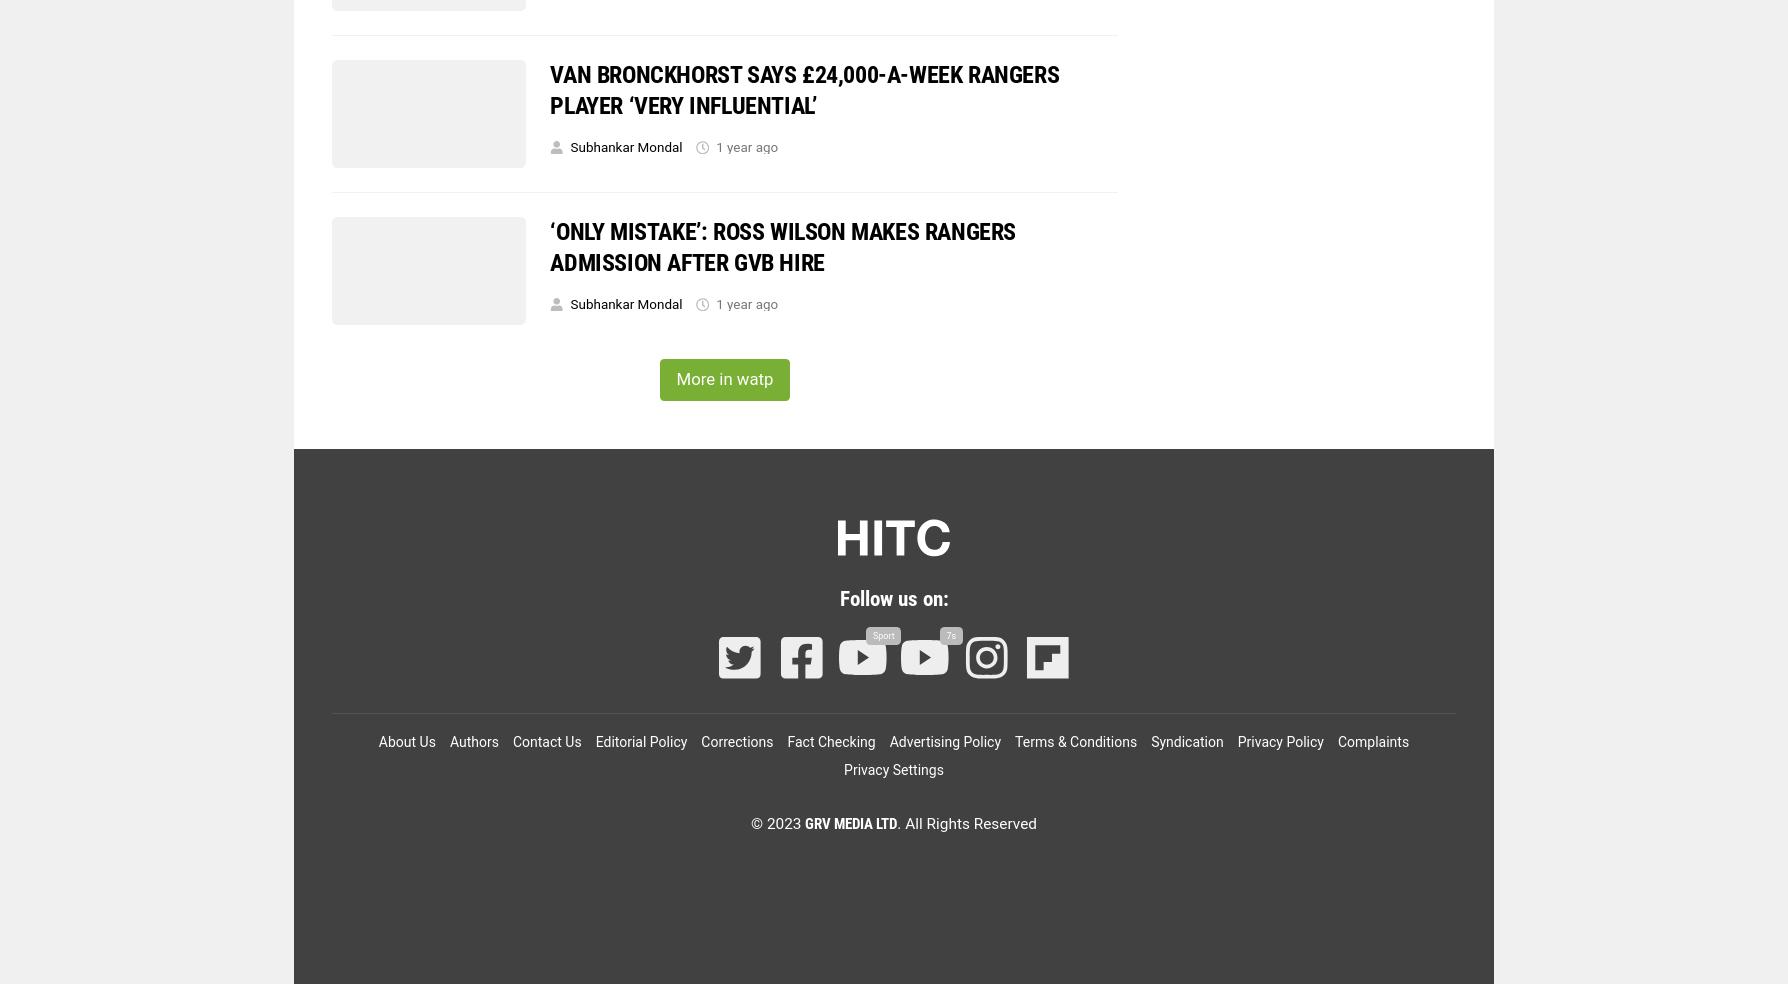 The image size is (1788, 984). What do you see at coordinates (1373, 739) in the screenshot?
I see `'Complaints'` at bounding box center [1373, 739].